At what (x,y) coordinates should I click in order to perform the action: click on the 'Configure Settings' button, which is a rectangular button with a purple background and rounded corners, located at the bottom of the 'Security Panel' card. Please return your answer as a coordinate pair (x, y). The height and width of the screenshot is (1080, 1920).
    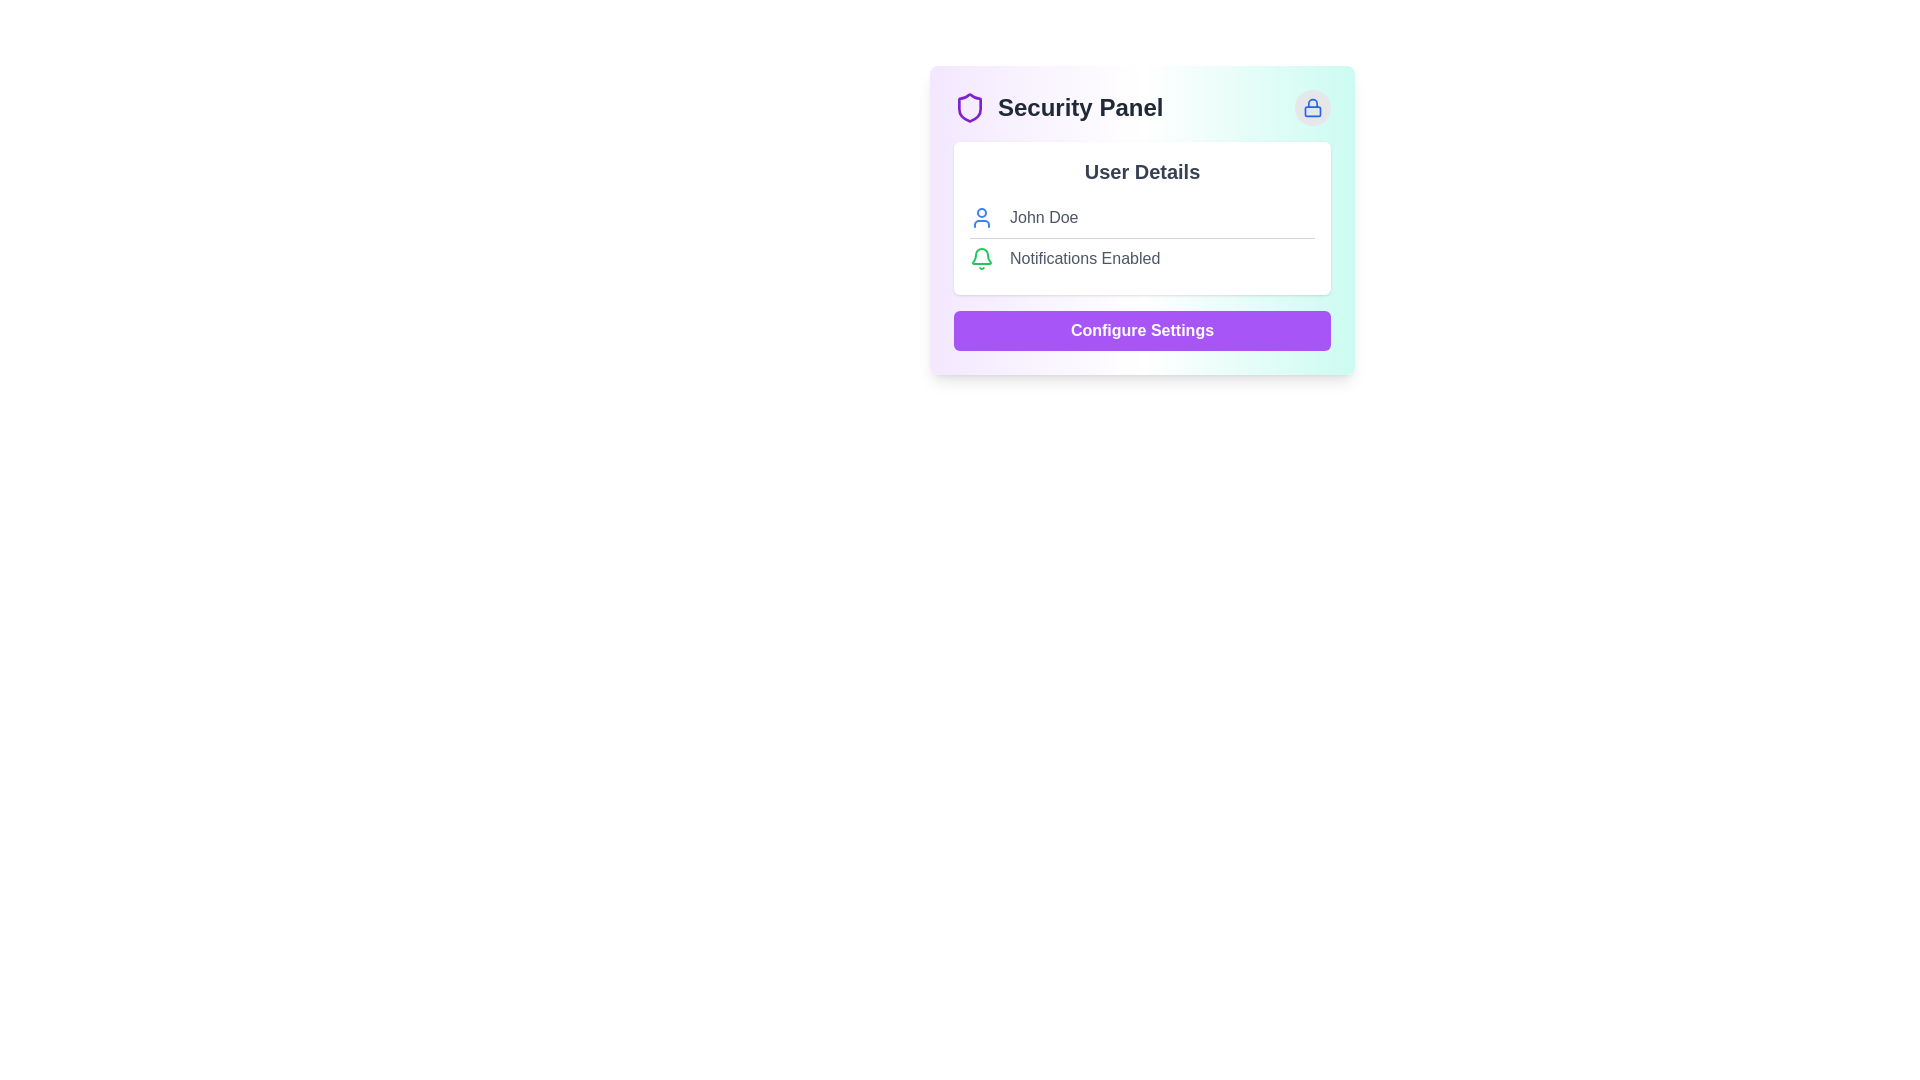
    Looking at the image, I should click on (1142, 330).